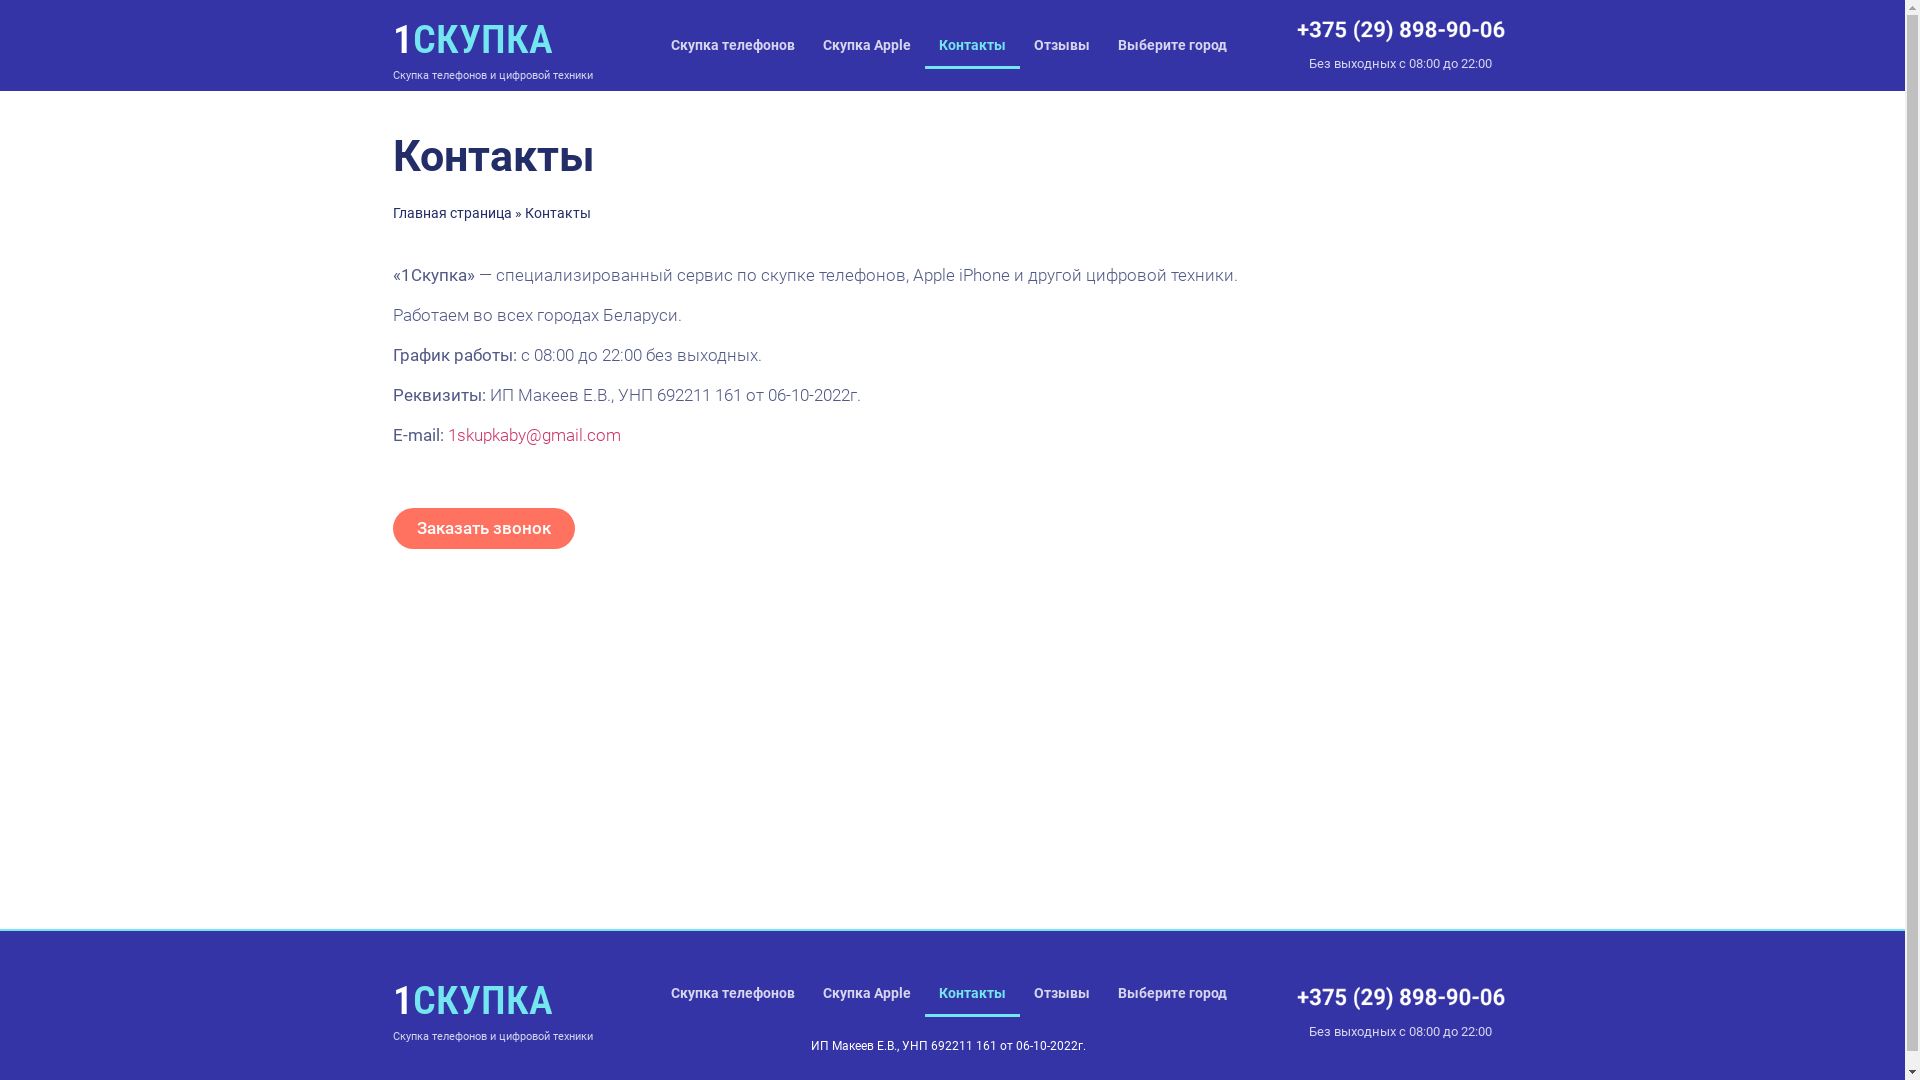  I want to click on '1skupkaby@gmail.com', so click(446, 434).